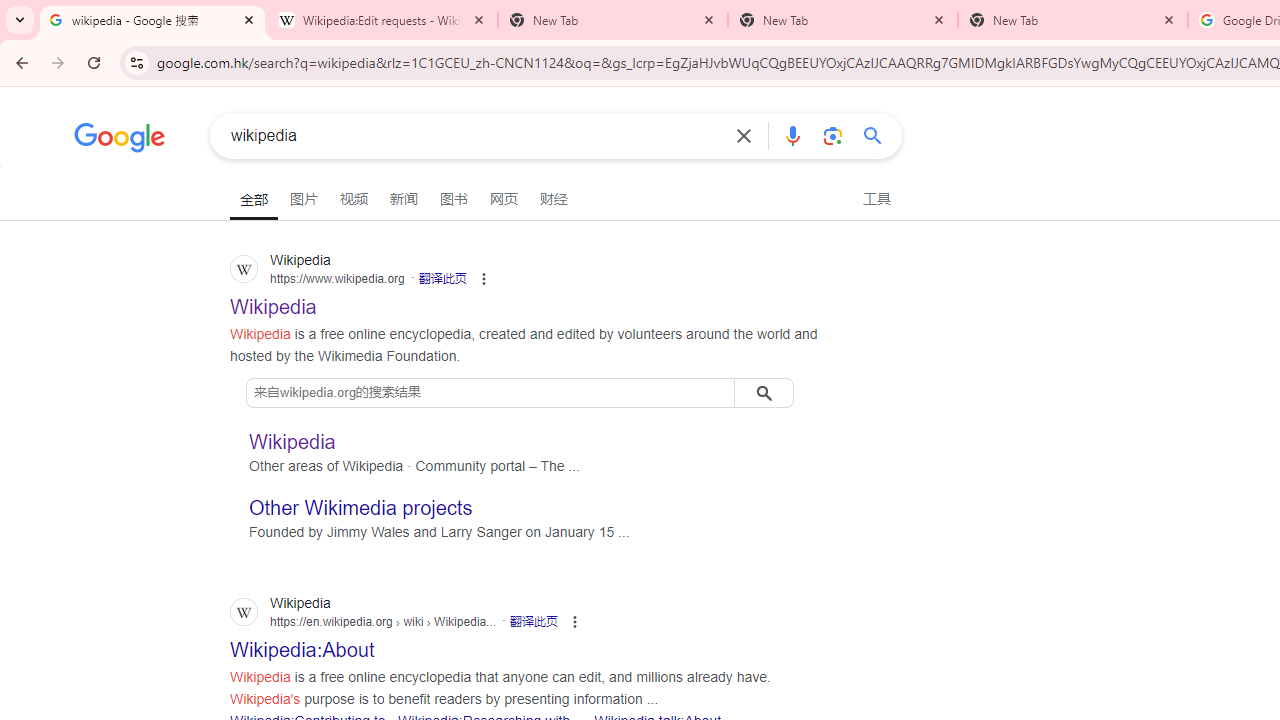 Image resolution: width=1280 pixels, height=720 pixels. Describe the element at coordinates (382, 20) in the screenshot. I see `'Wikipedia:Edit requests - Wikipedia'` at that location.